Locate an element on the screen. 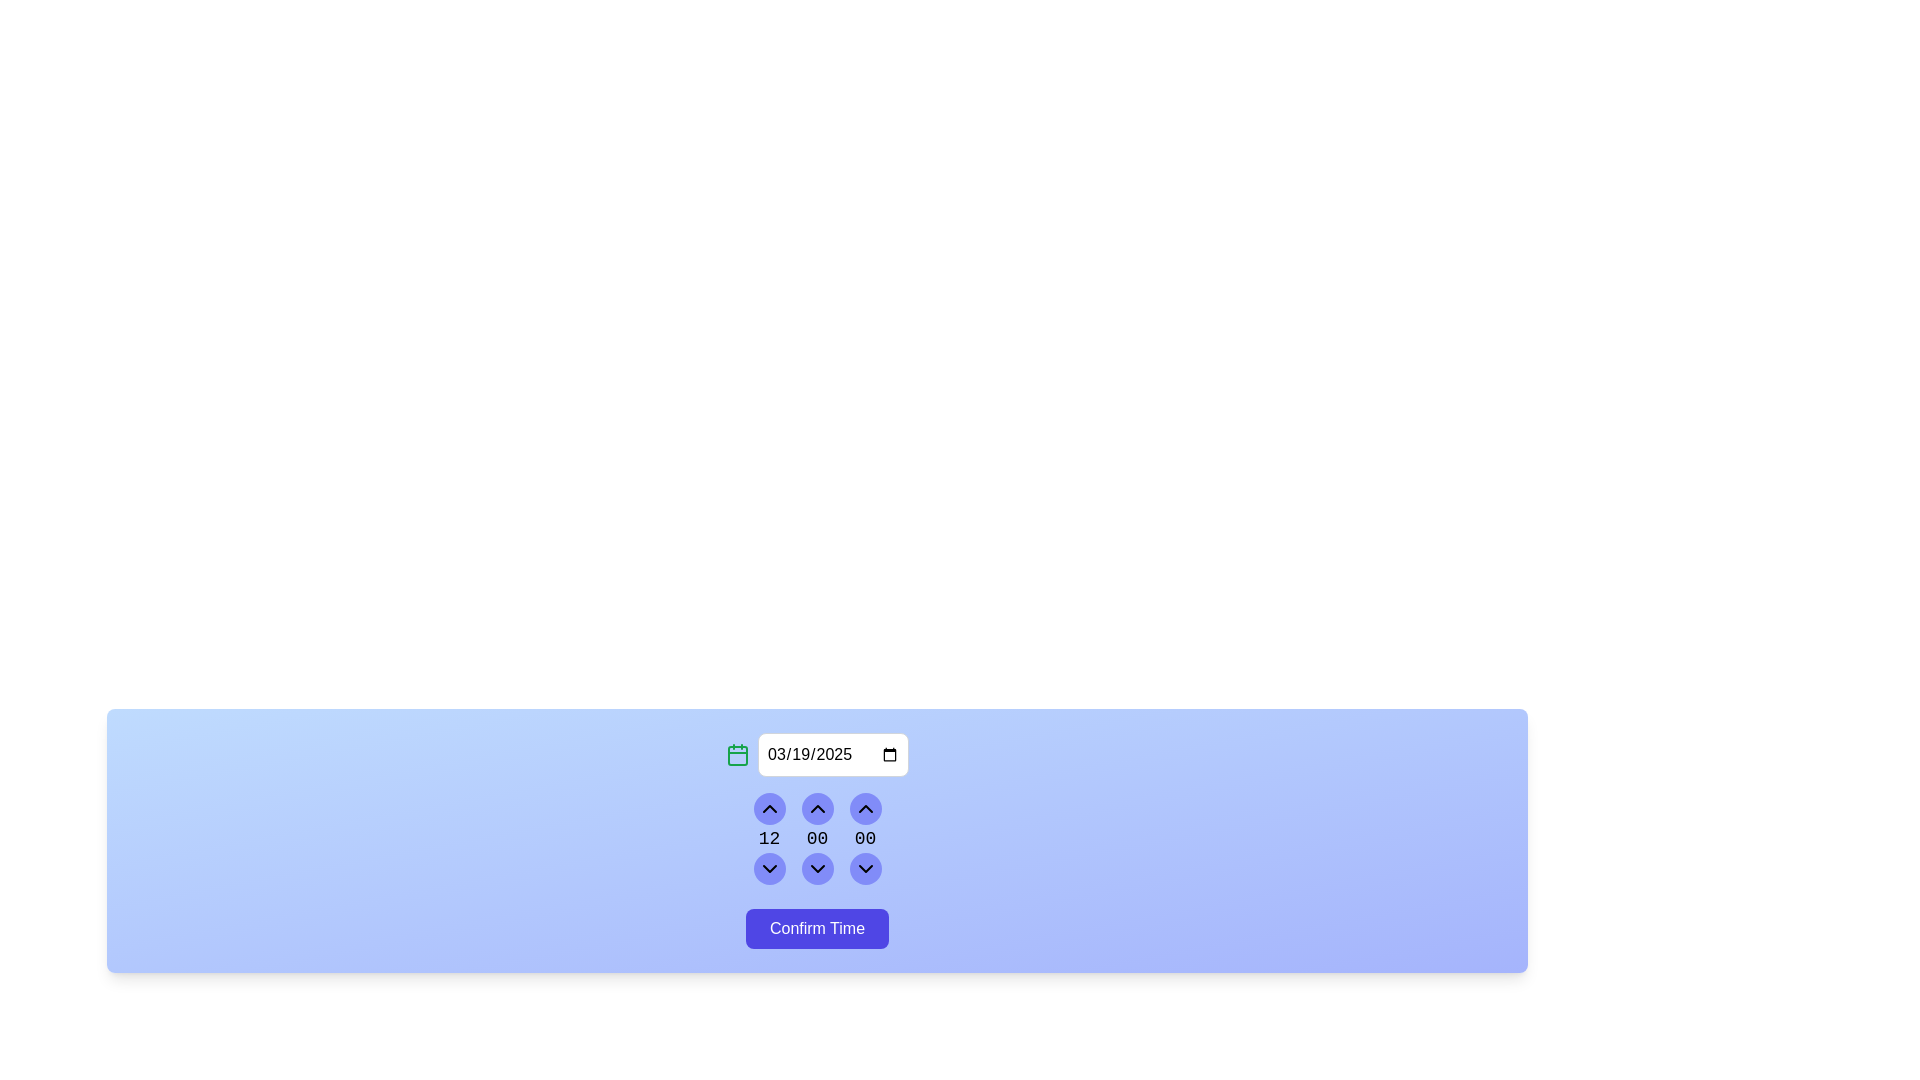 Image resolution: width=1920 pixels, height=1080 pixels. the circular button with a purple background and a chevron-up icon, which is the top button of the rightmost column in the time selector component is located at coordinates (865, 808).